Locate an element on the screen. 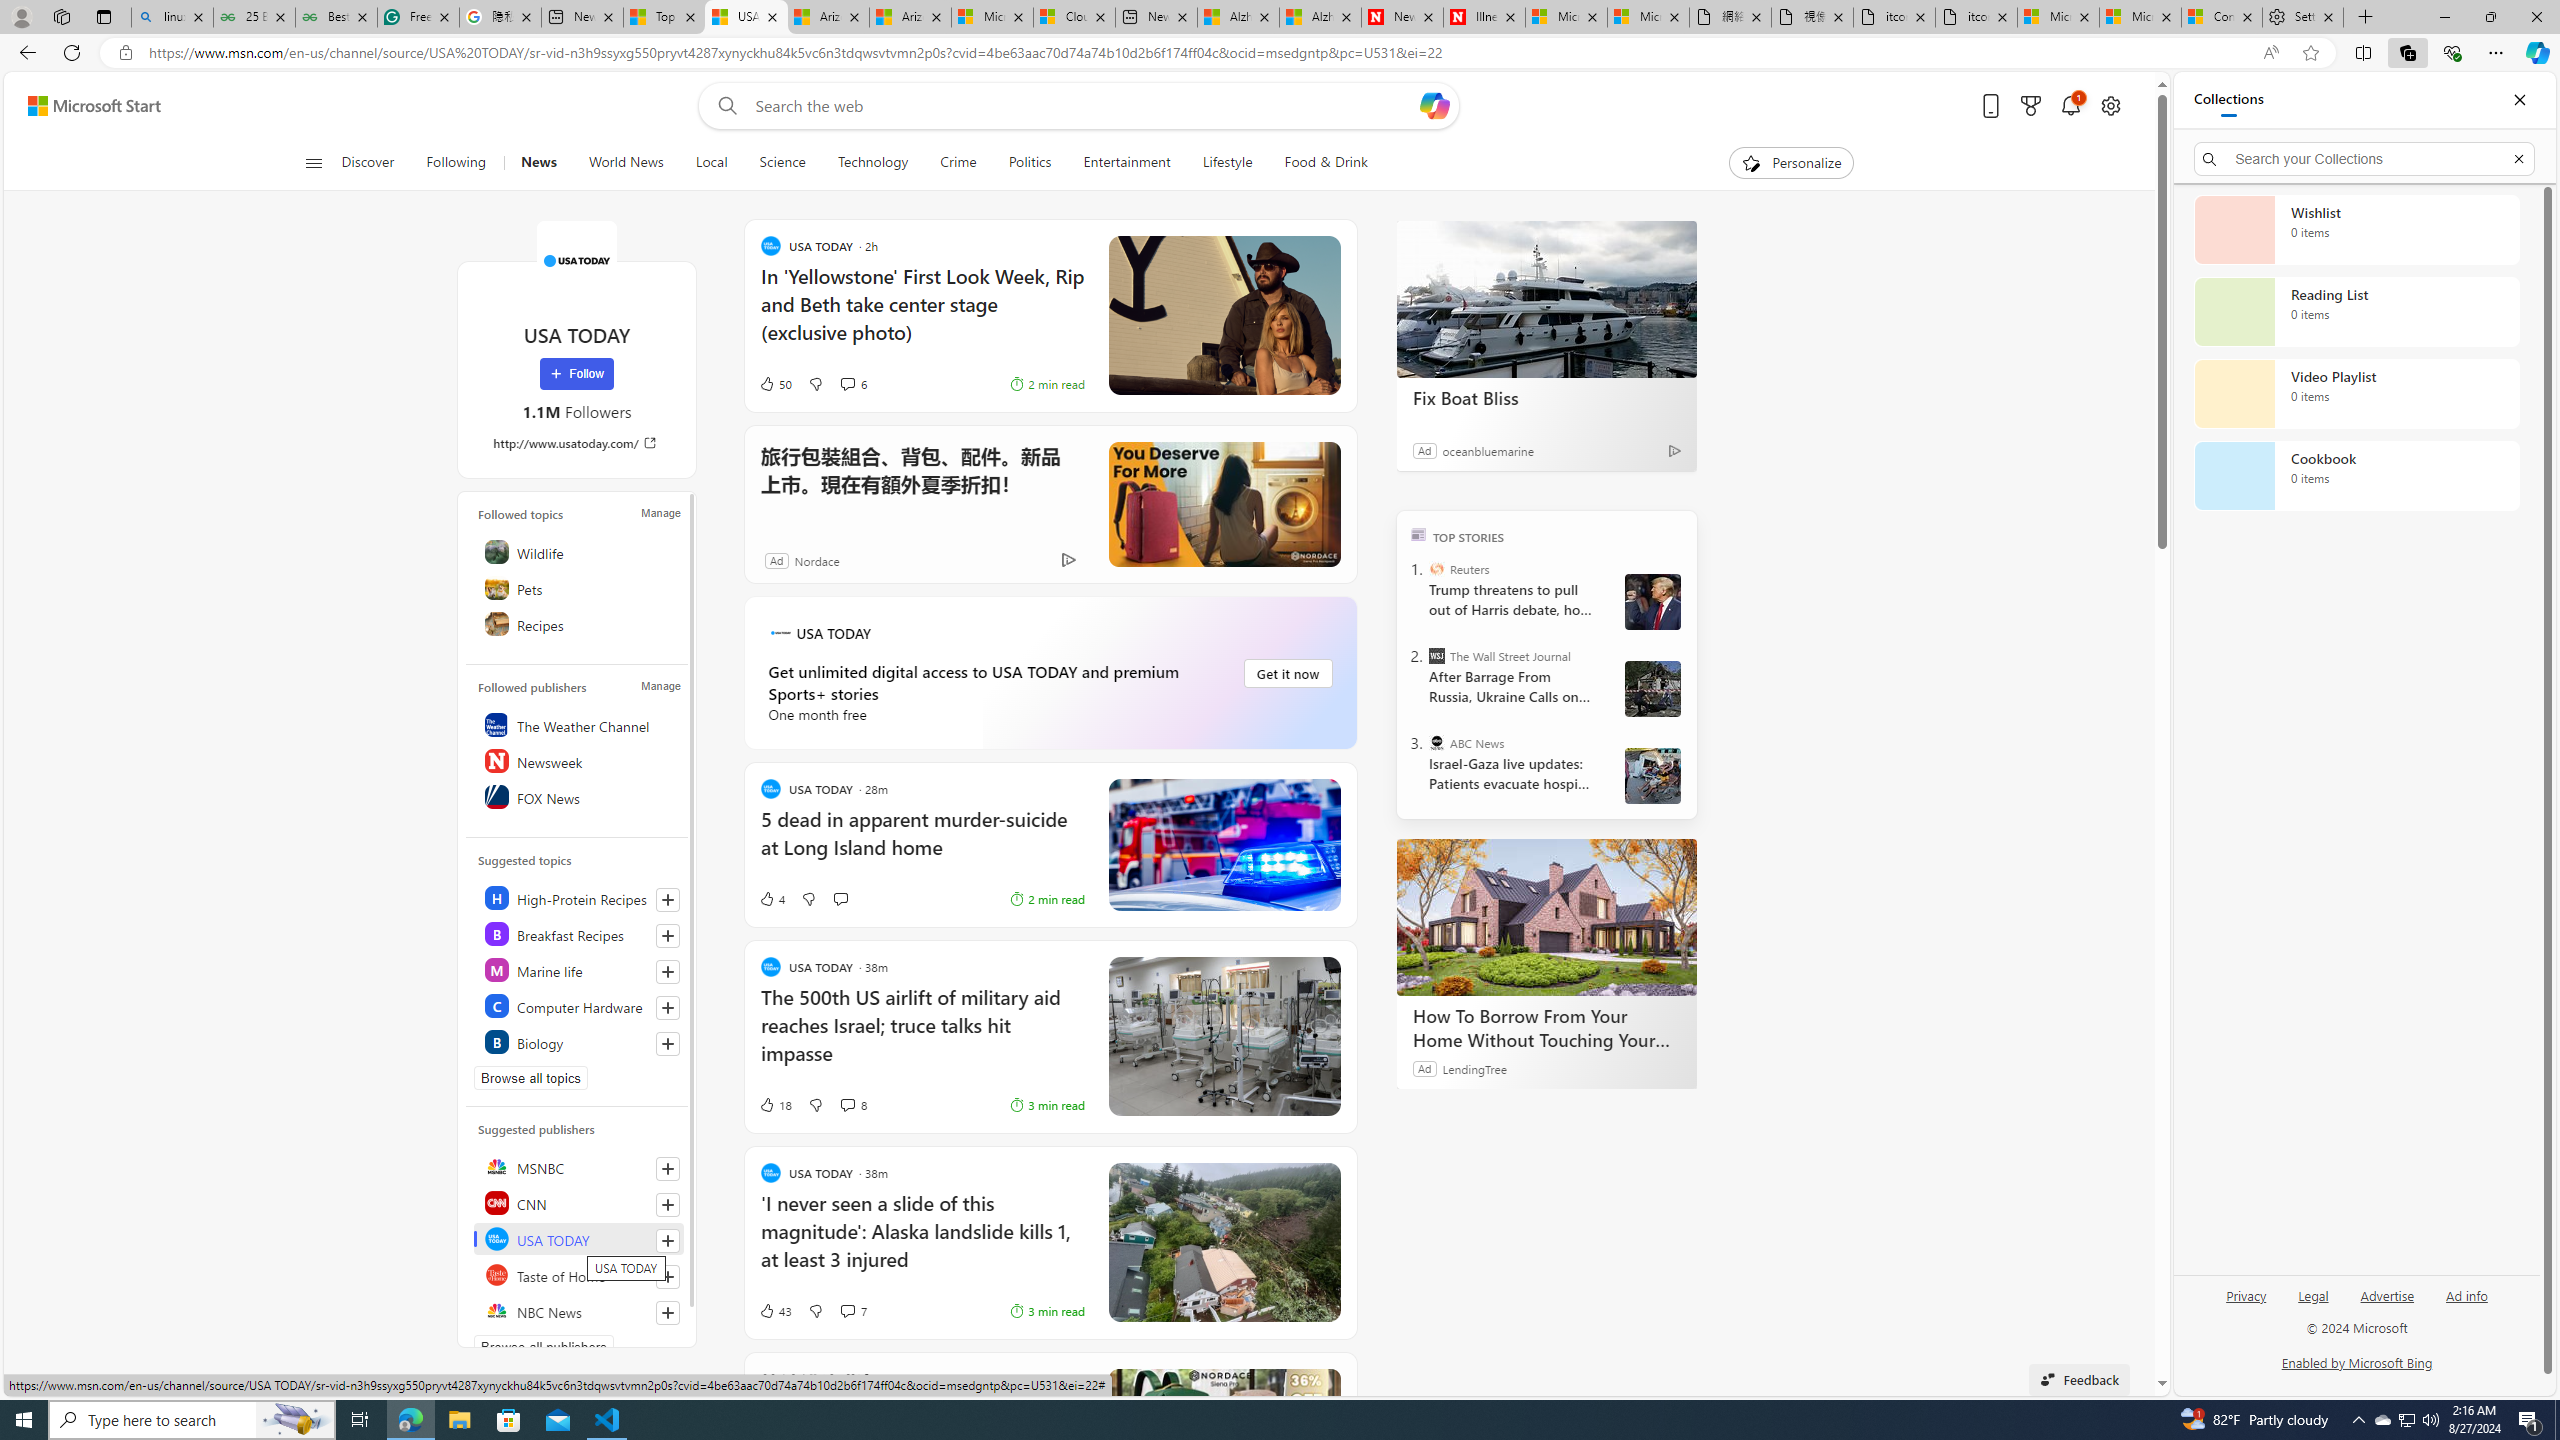 The height and width of the screenshot is (1440, 2560). 'Recipes' is located at coordinates (578, 623).